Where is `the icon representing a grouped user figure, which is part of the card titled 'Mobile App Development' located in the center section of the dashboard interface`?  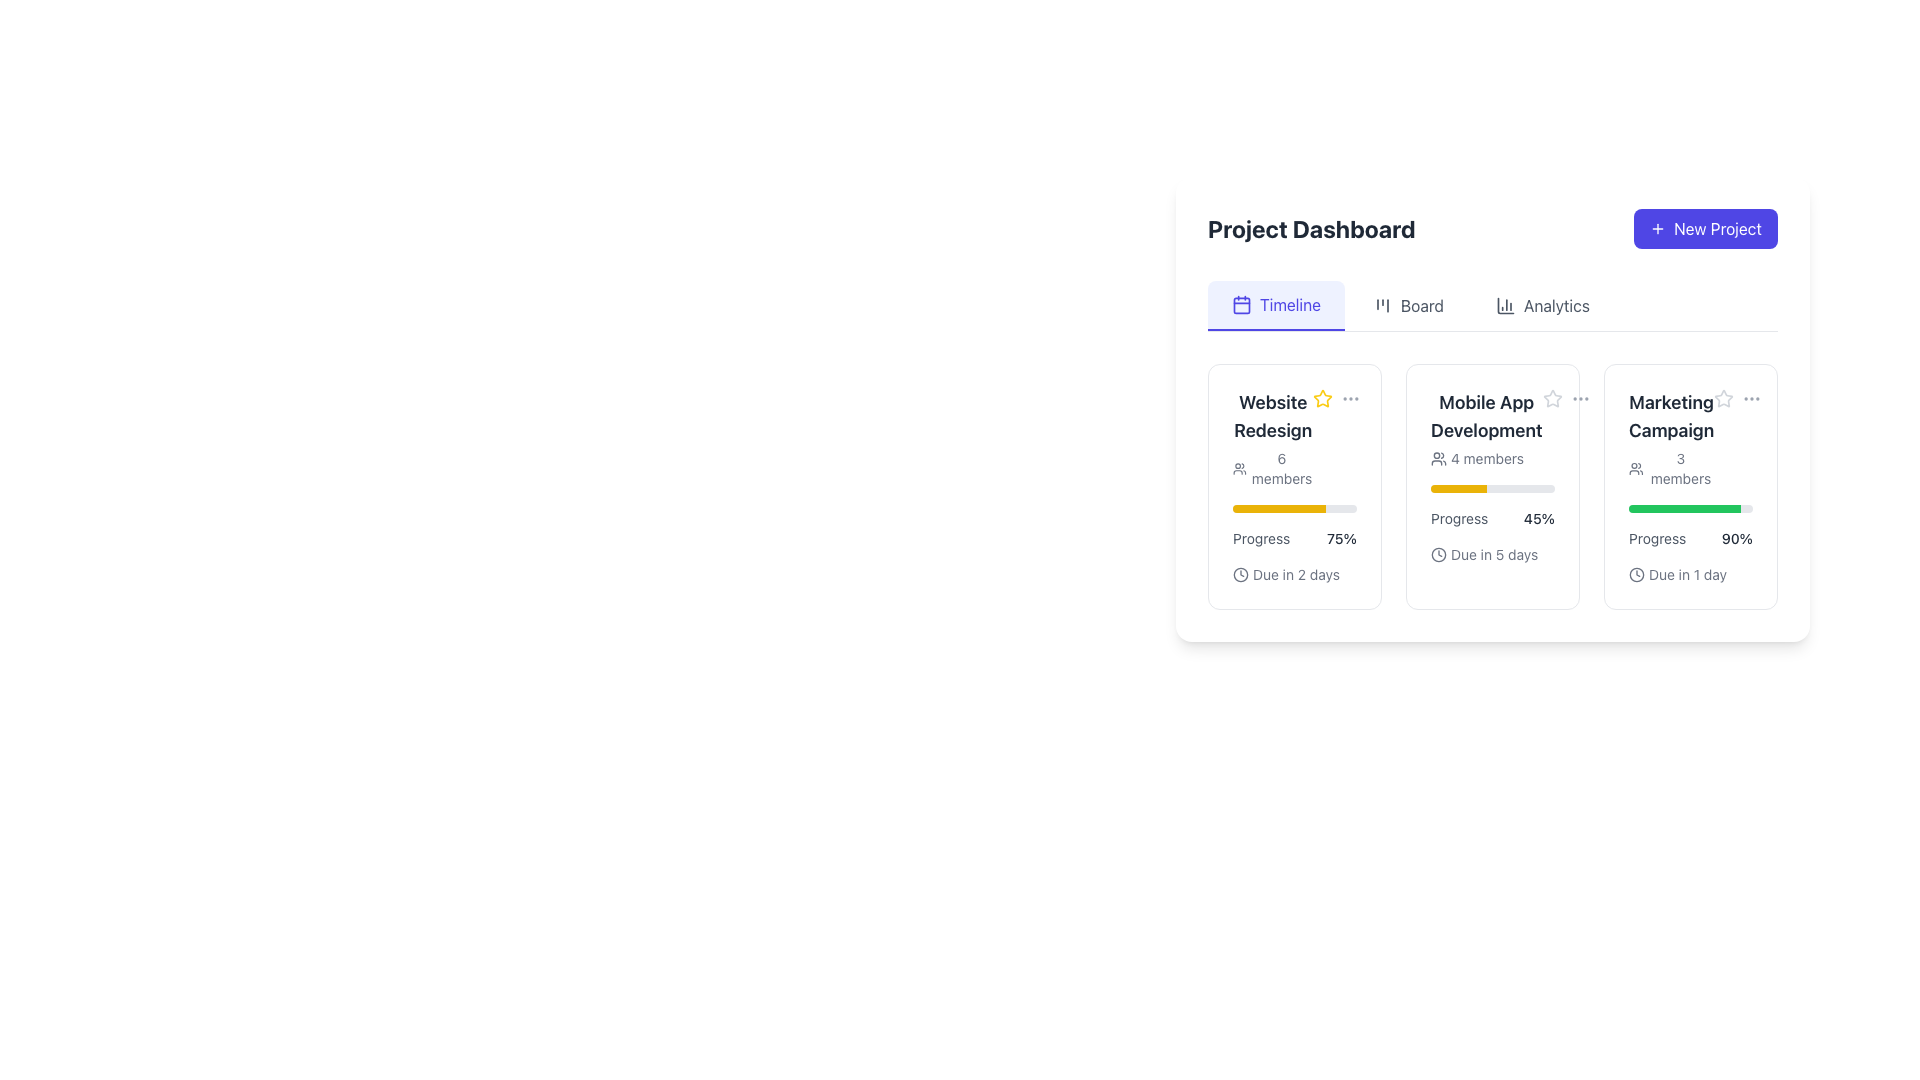
the icon representing a grouped user figure, which is part of the card titled 'Mobile App Development' located in the center section of the dashboard interface is located at coordinates (1438, 459).